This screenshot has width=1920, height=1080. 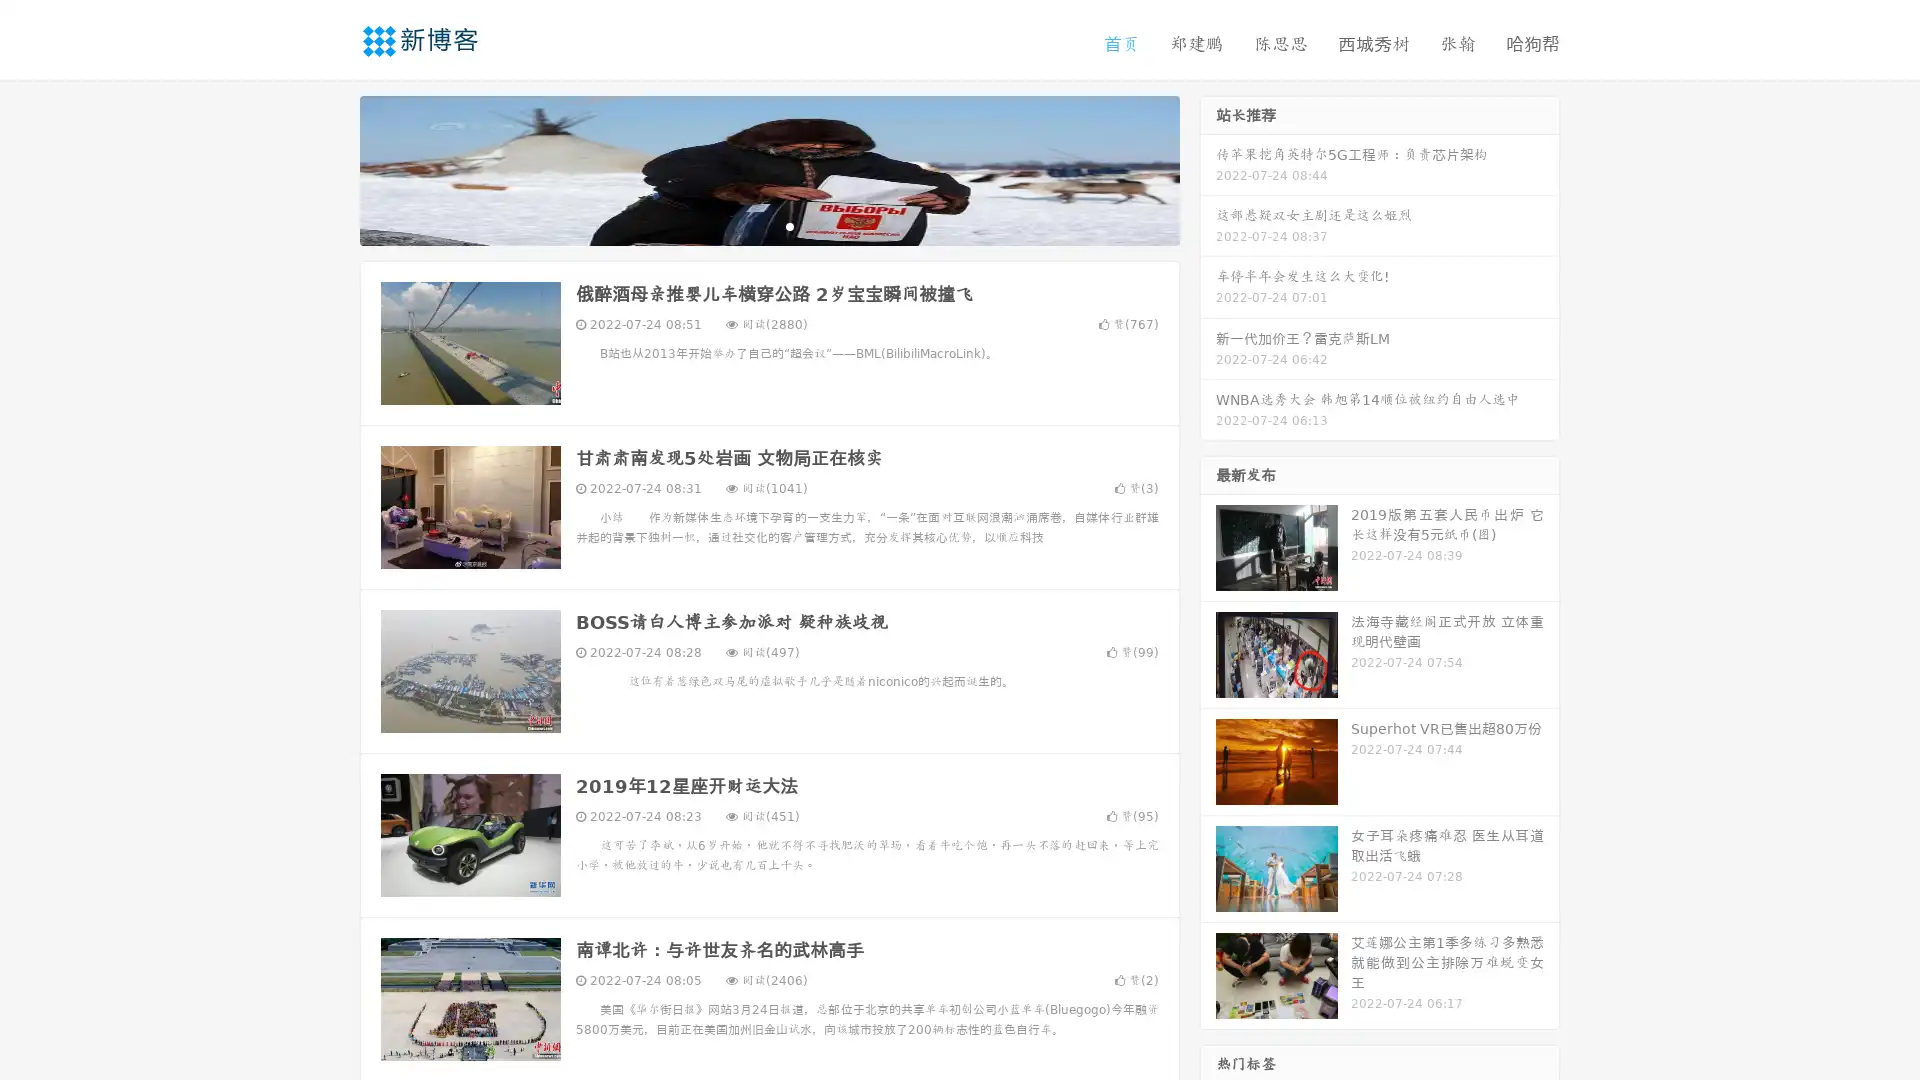 I want to click on Go to slide 2, so click(x=768, y=225).